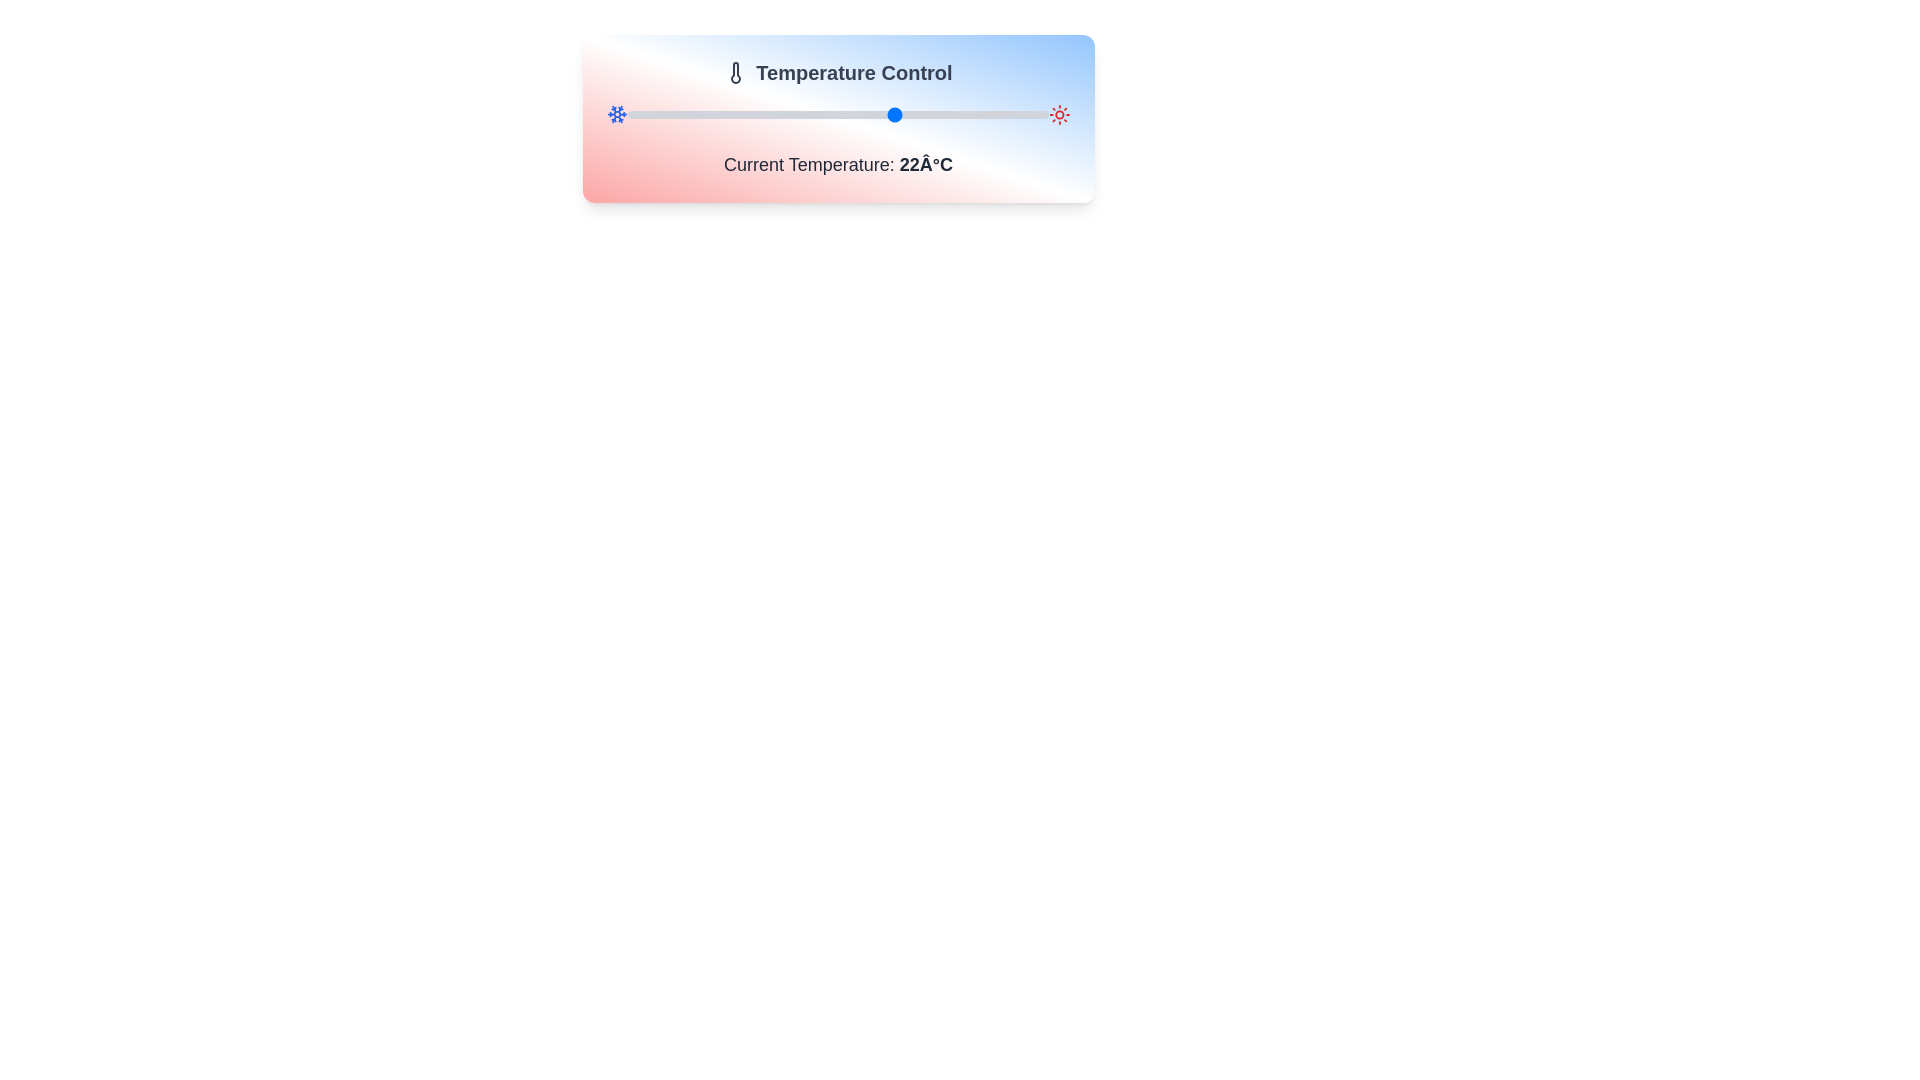 The width and height of the screenshot is (1920, 1080). What do you see at coordinates (1023, 115) in the screenshot?
I see `the temperature` at bounding box center [1023, 115].